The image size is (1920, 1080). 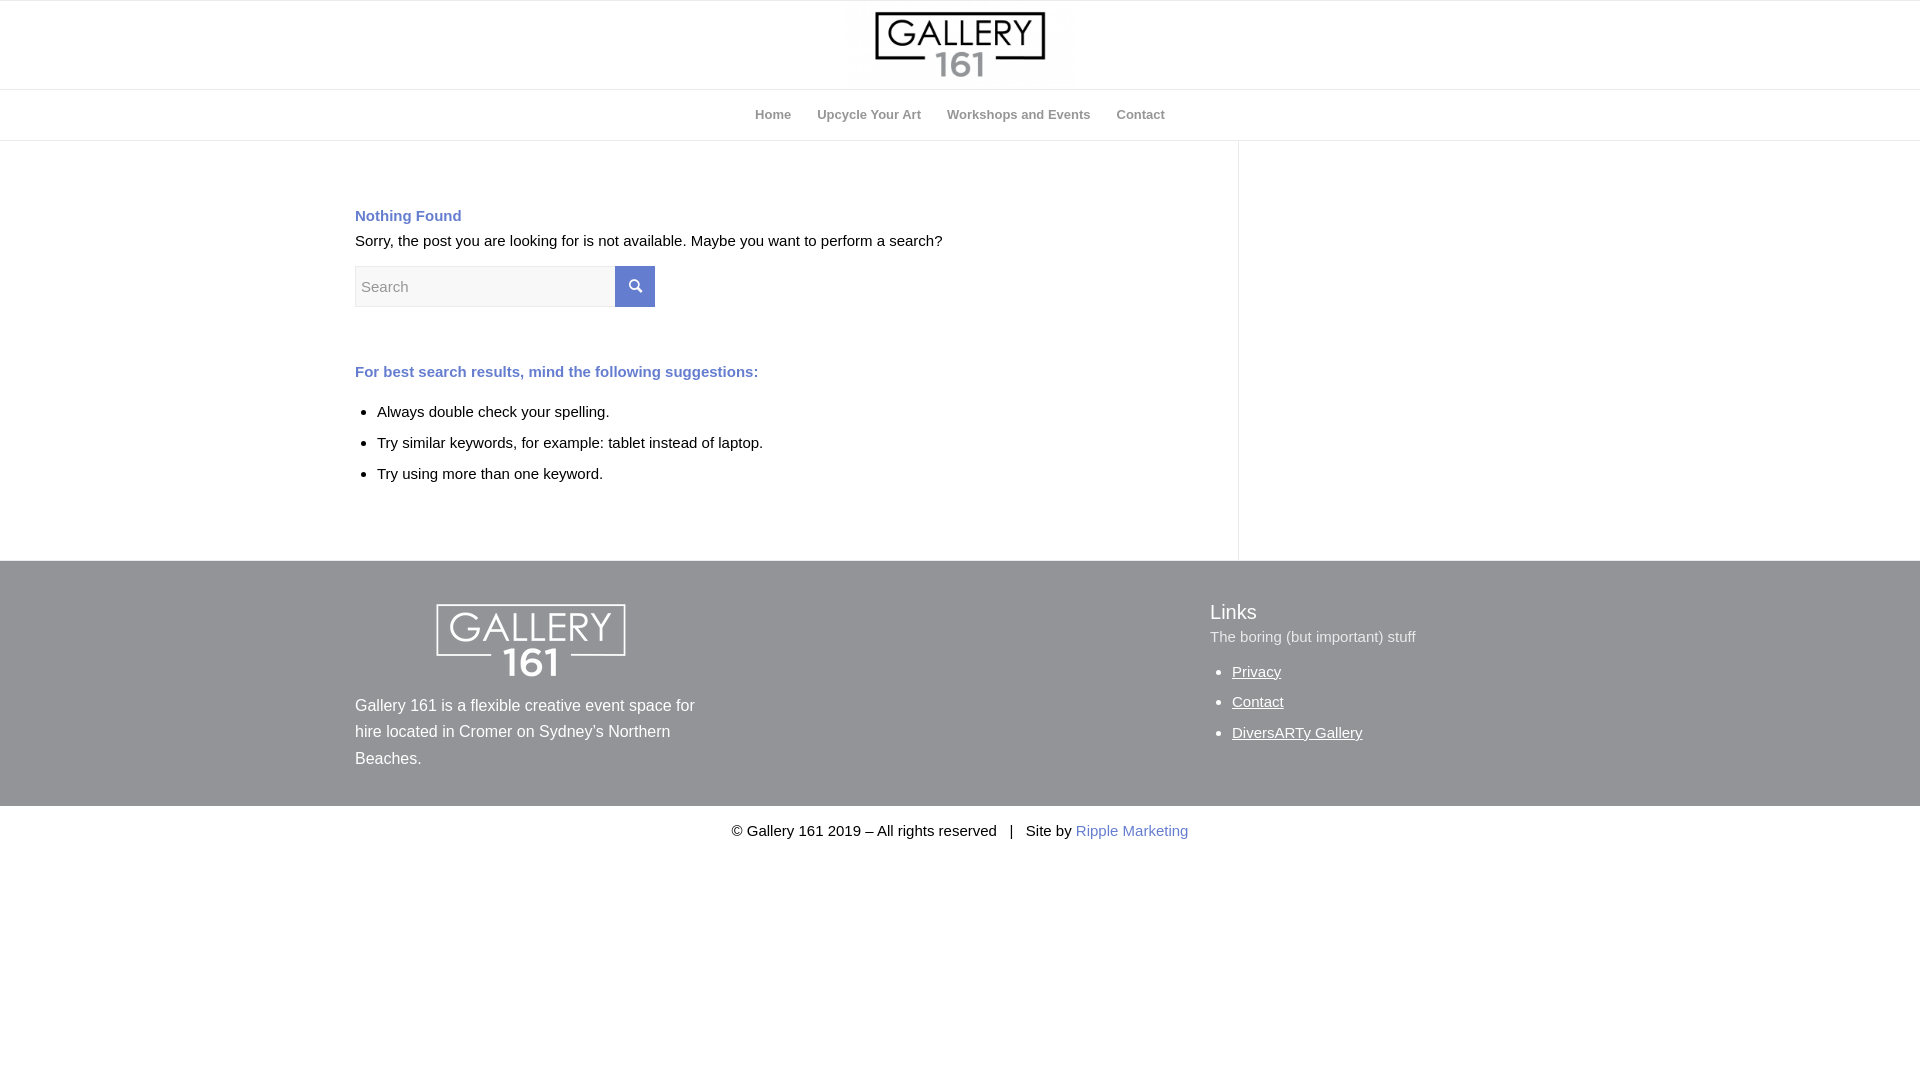 I want to click on 'Ripple Marketing', so click(x=1132, y=830).